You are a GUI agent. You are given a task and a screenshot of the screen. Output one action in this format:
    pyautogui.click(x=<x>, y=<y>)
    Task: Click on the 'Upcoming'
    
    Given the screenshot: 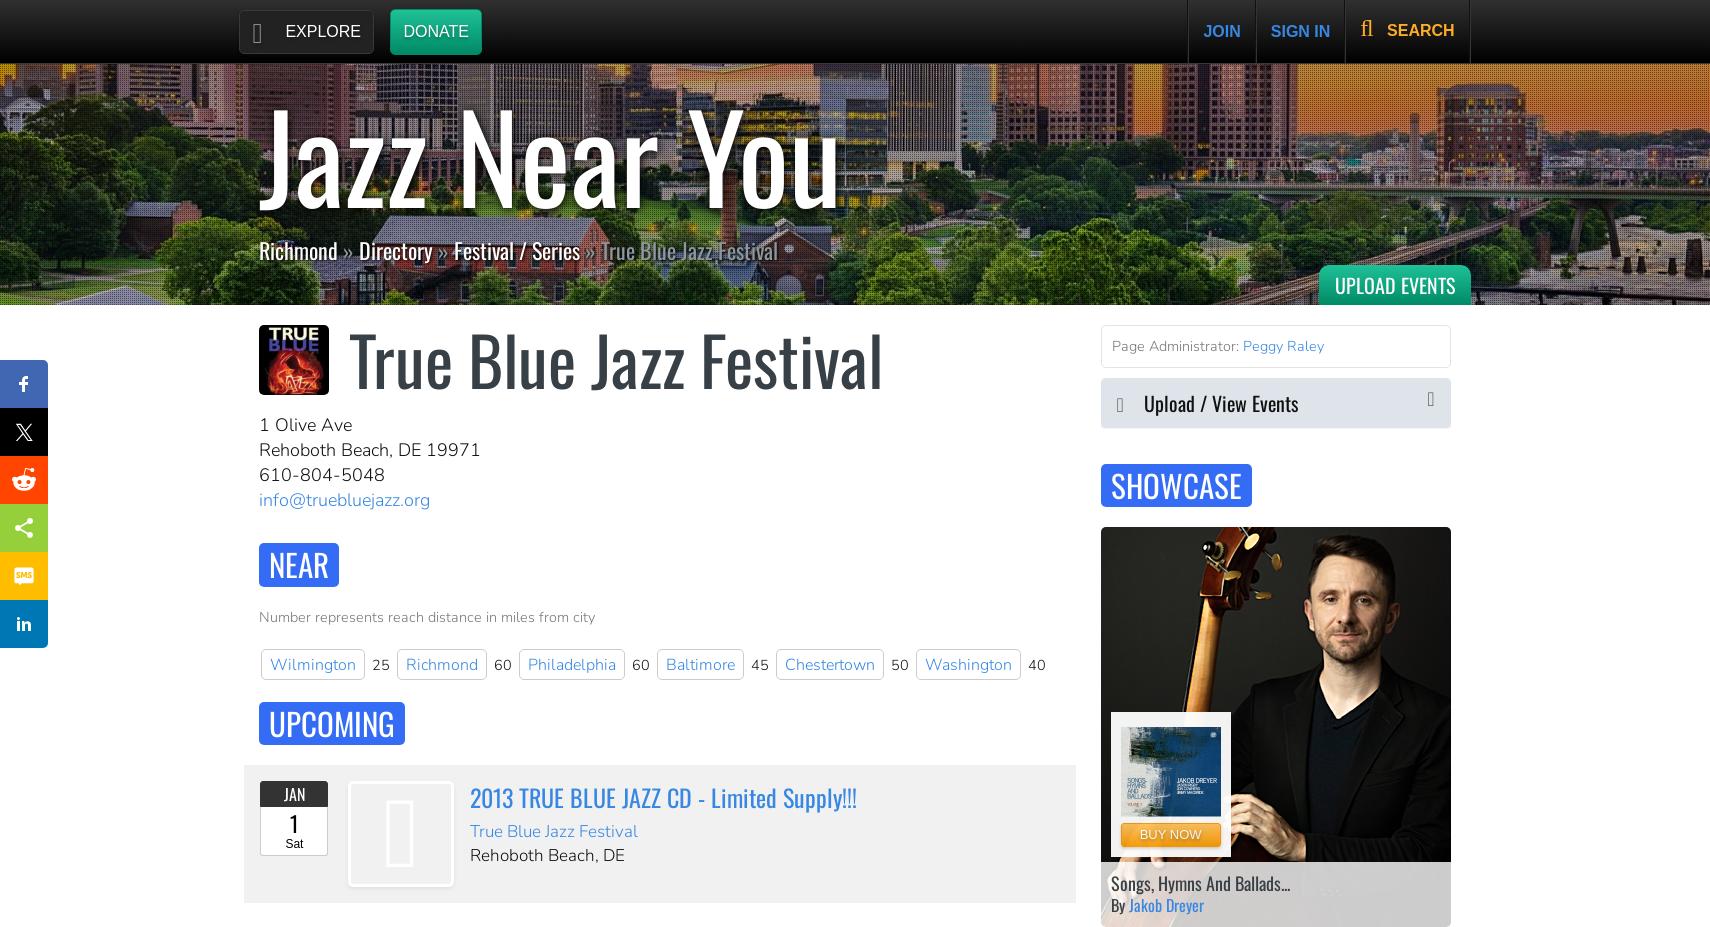 What is the action you would take?
    pyautogui.click(x=267, y=721)
    